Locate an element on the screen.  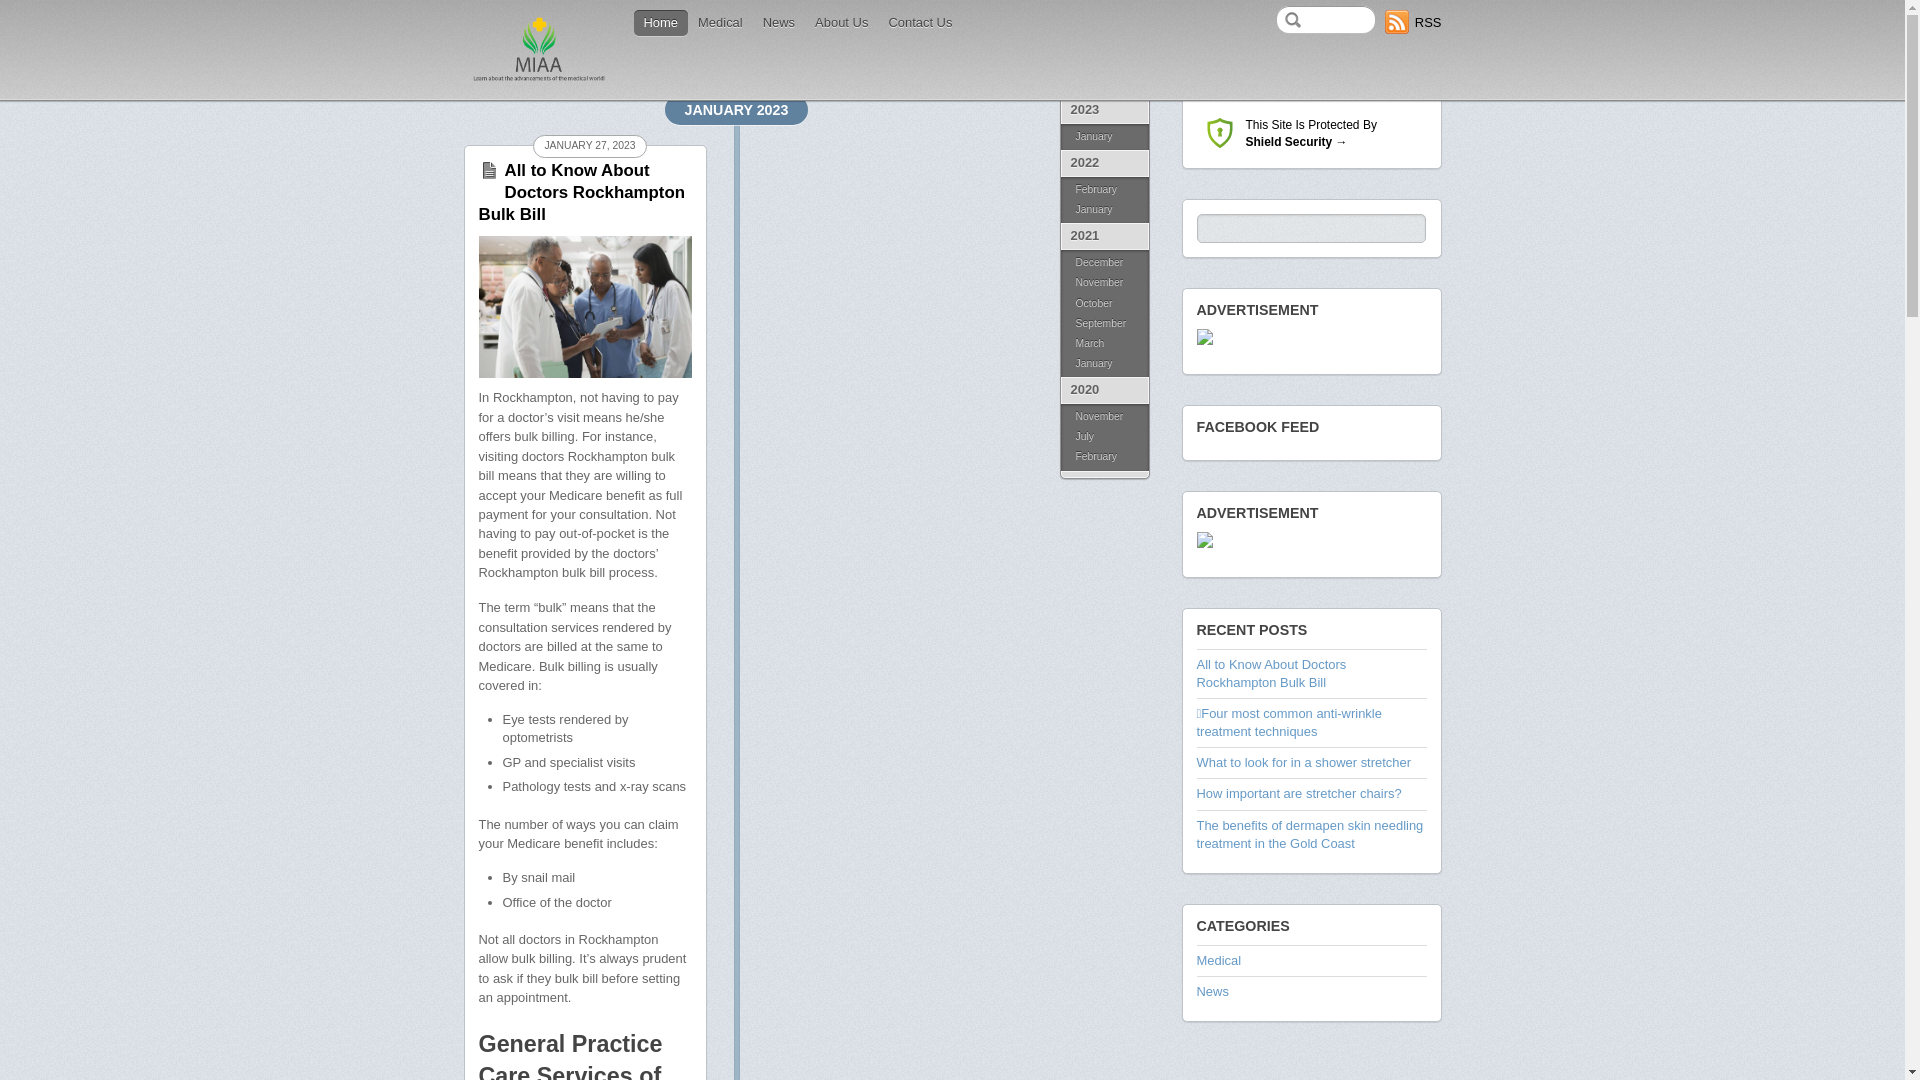
'2021' is located at coordinates (1059, 235).